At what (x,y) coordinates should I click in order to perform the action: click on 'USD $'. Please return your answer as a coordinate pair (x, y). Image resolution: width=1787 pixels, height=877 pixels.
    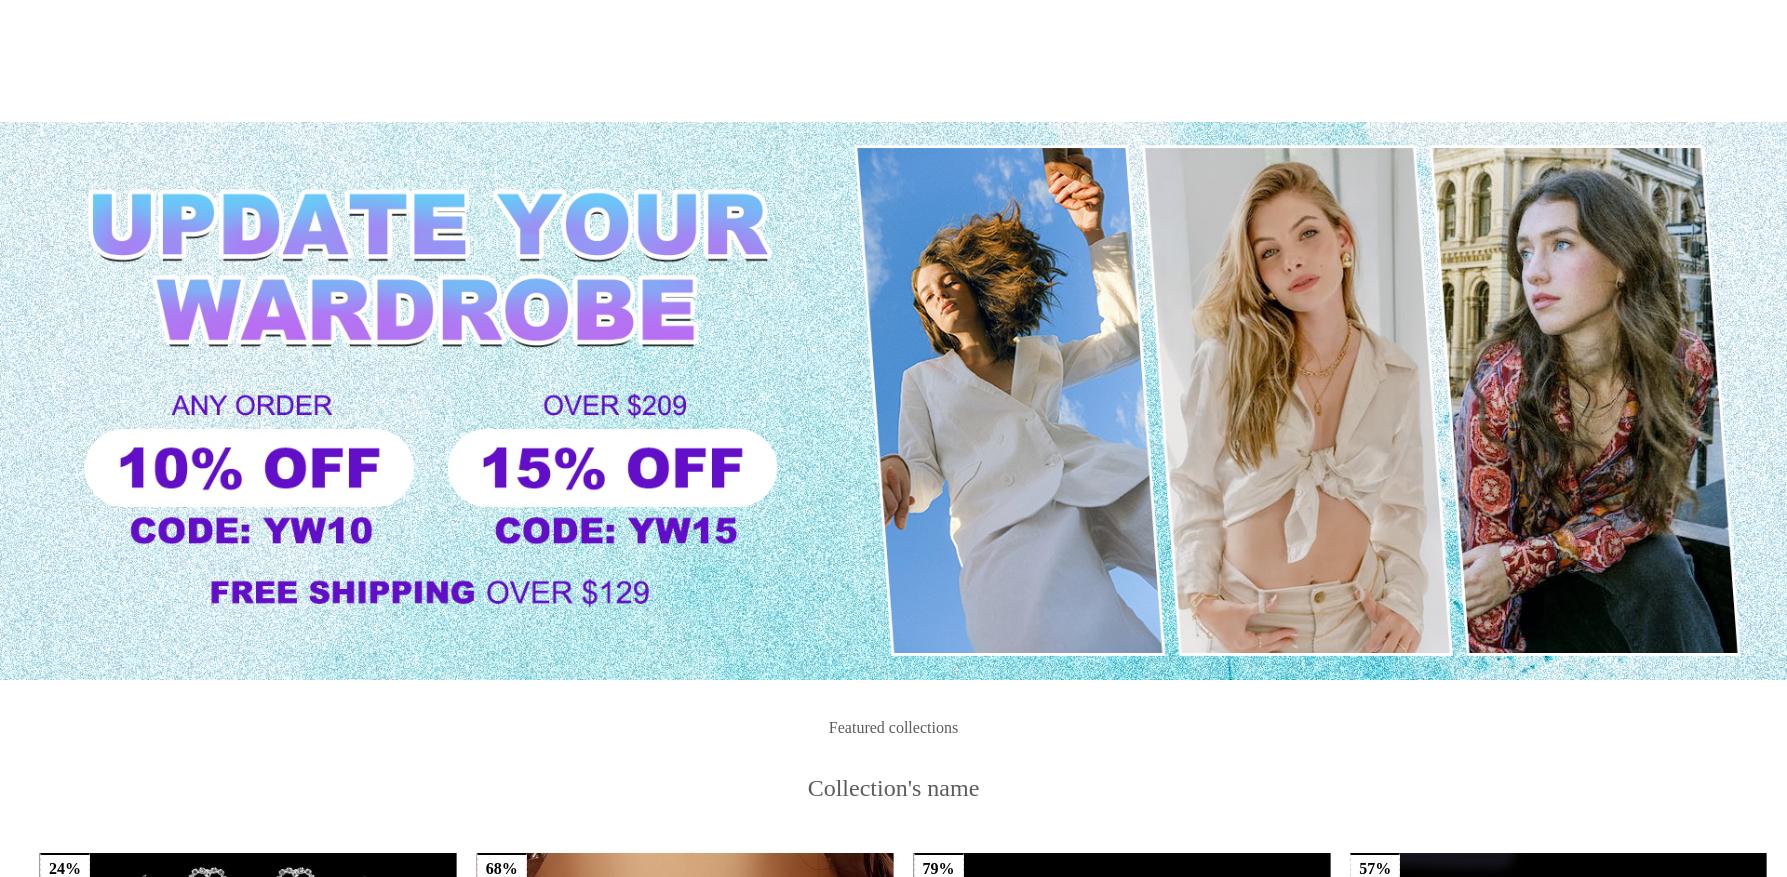
    Looking at the image, I should click on (95, 34).